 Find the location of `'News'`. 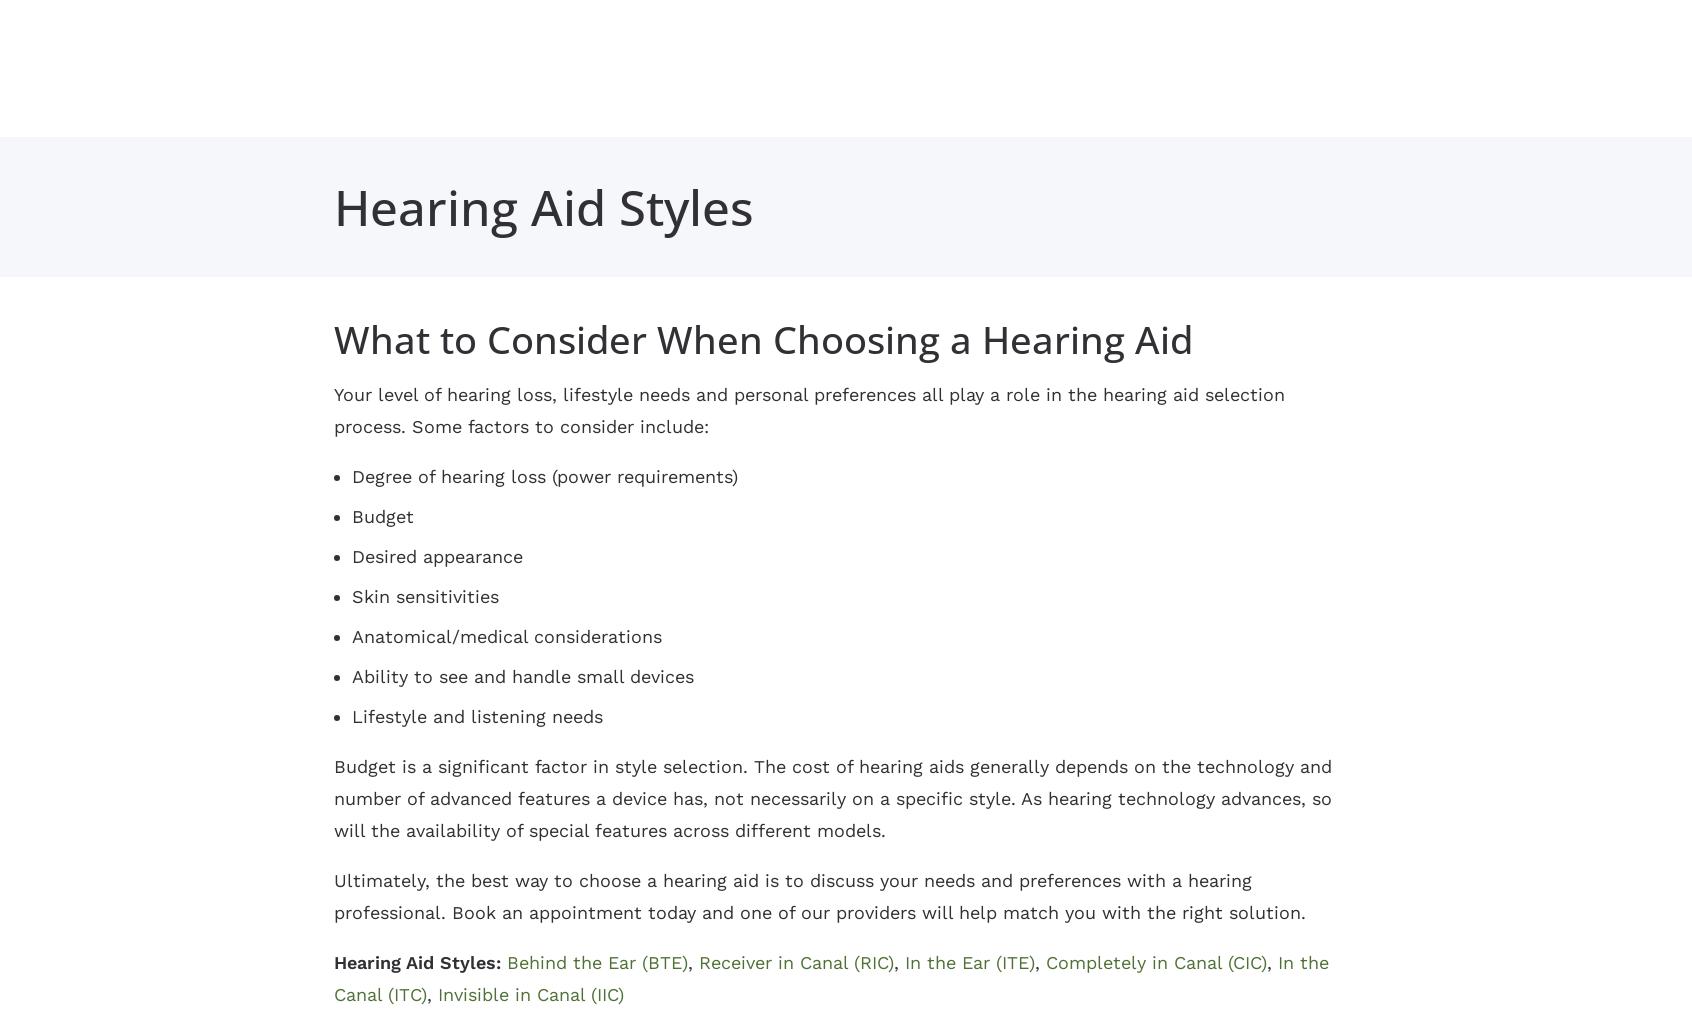

'News' is located at coordinates (891, 227).